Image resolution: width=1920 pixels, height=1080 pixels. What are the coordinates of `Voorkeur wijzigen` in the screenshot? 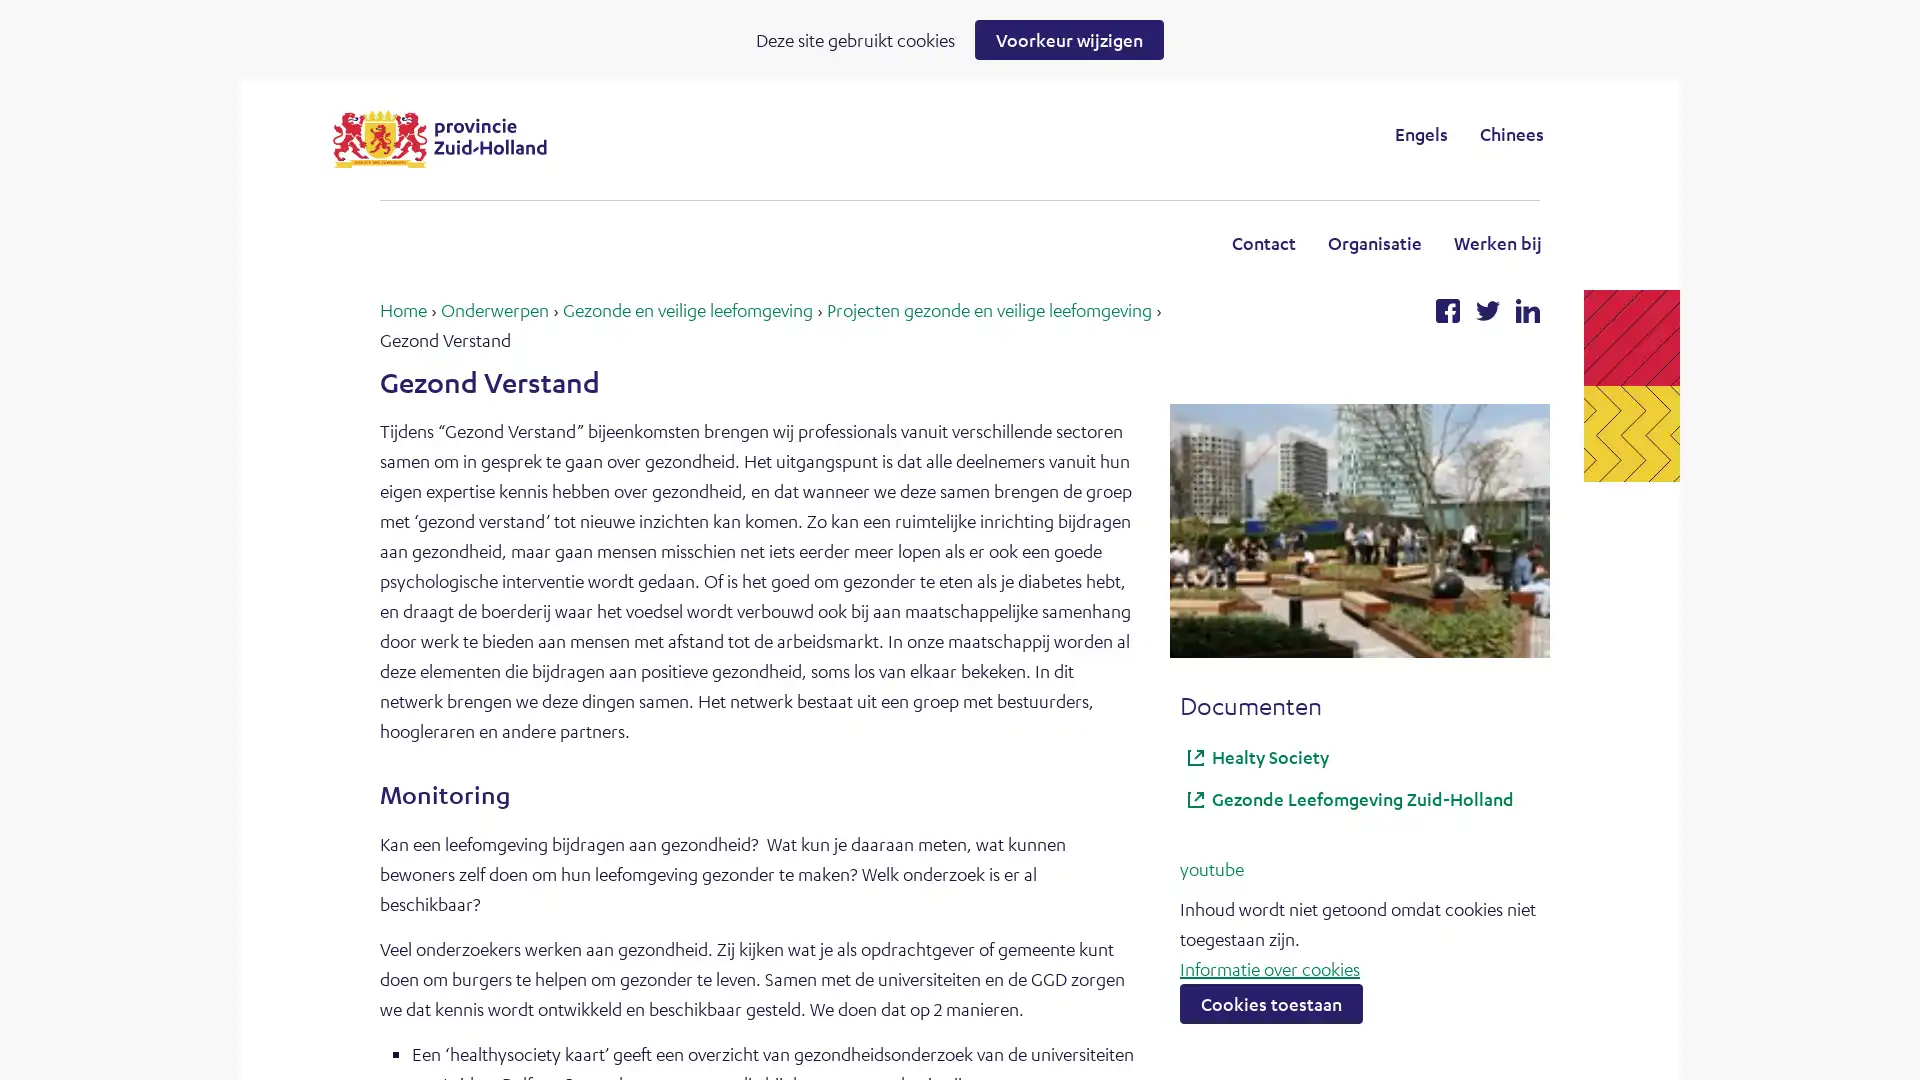 It's located at (1068, 39).